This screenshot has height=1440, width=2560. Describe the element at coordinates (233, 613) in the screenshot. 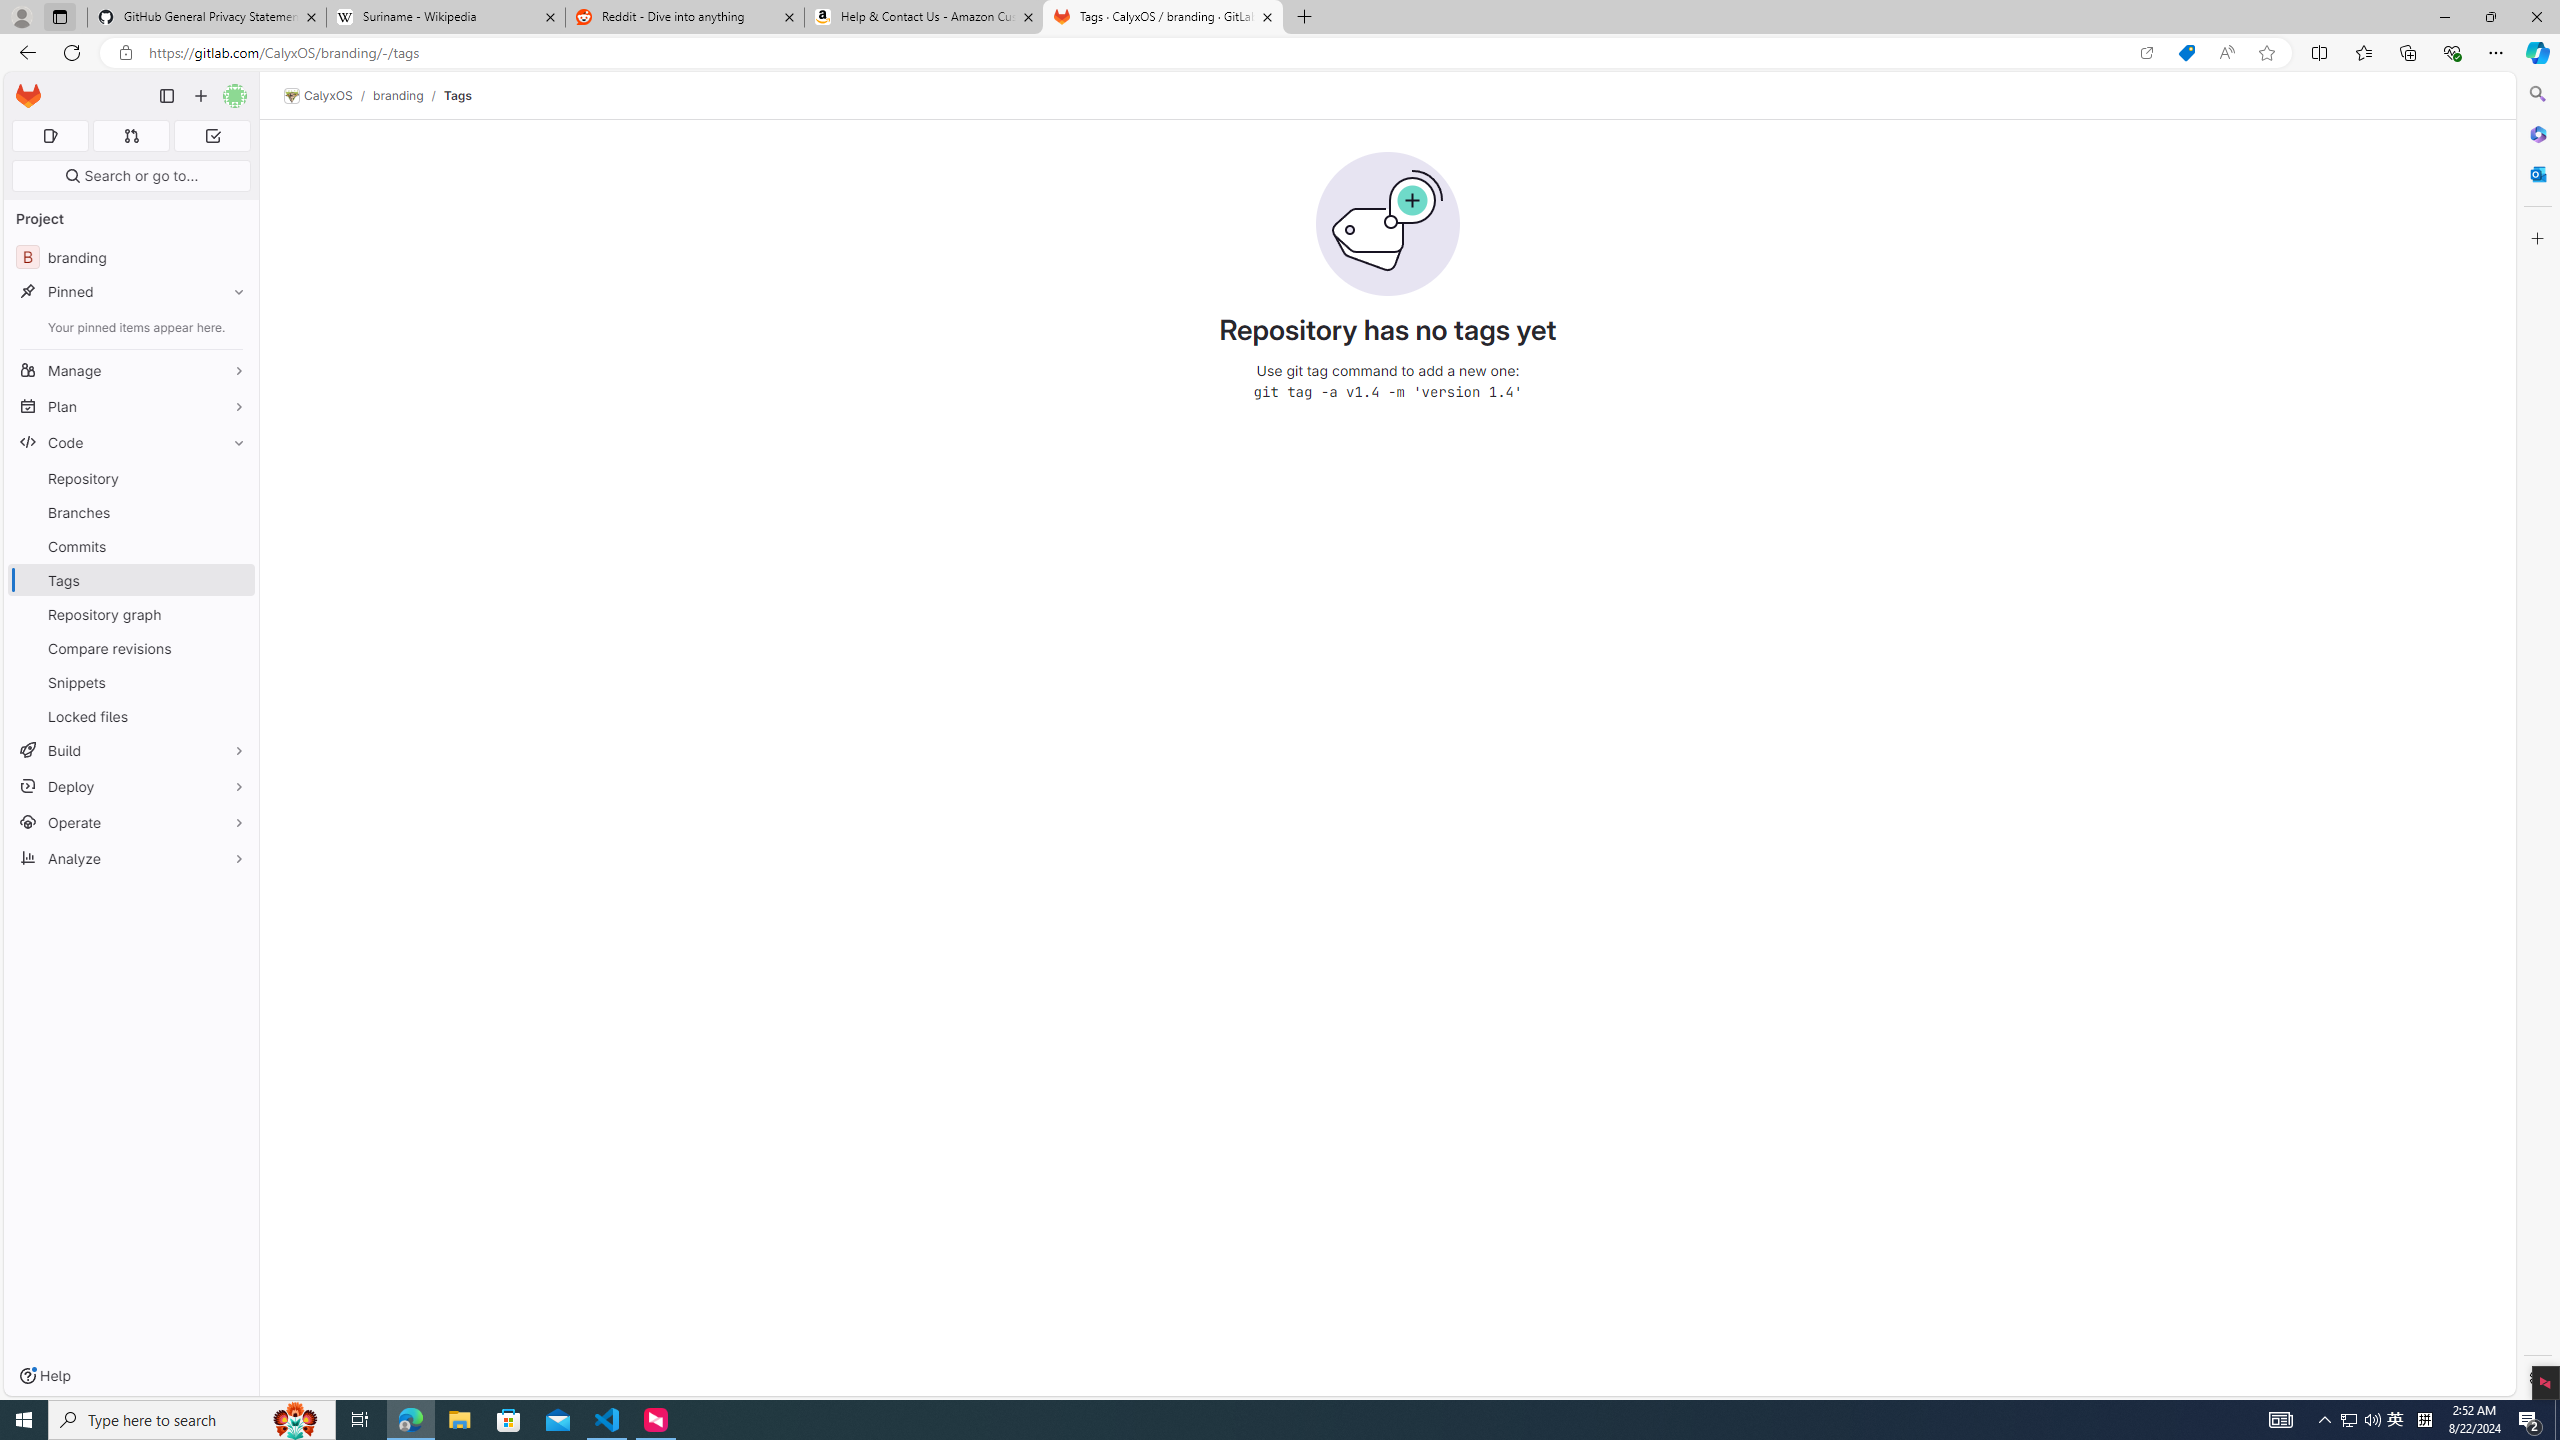

I see `'Pin Repository graph'` at that location.